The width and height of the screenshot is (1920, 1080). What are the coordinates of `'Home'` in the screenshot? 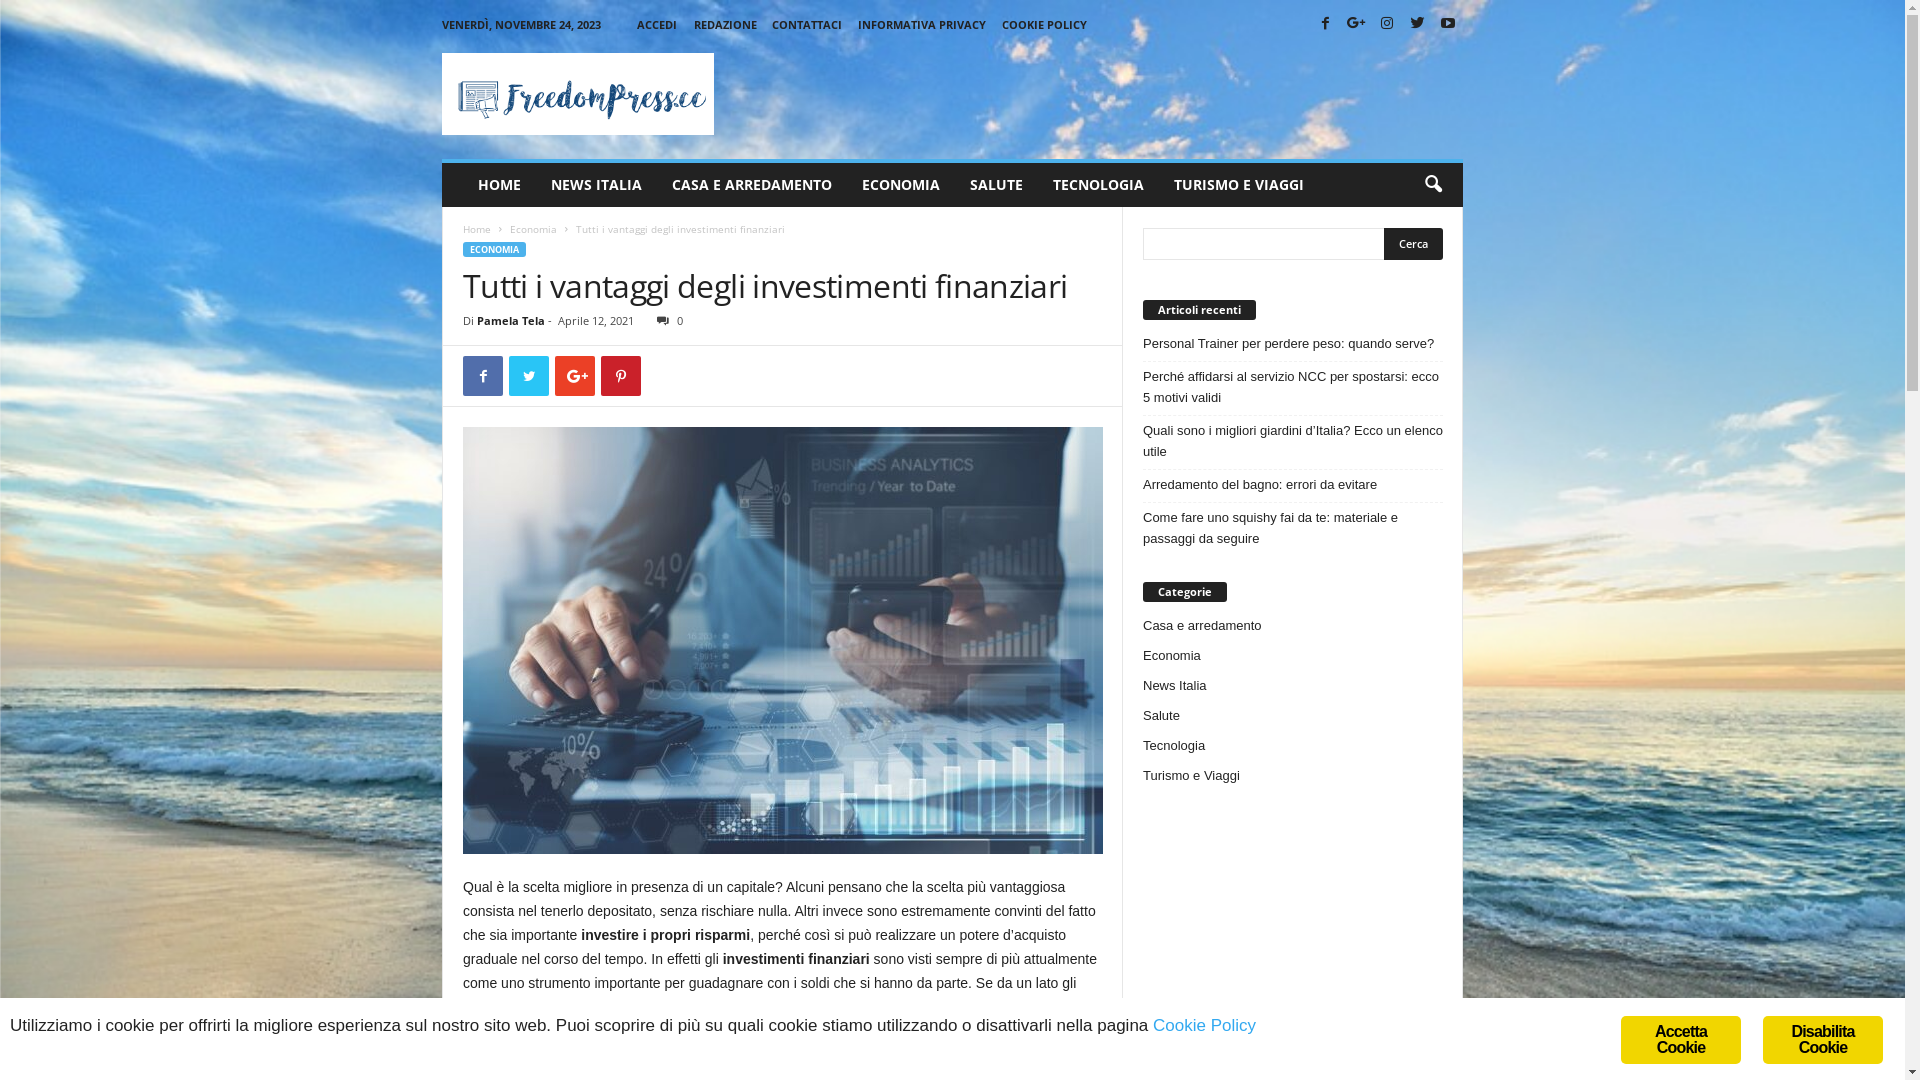 It's located at (475, 227).